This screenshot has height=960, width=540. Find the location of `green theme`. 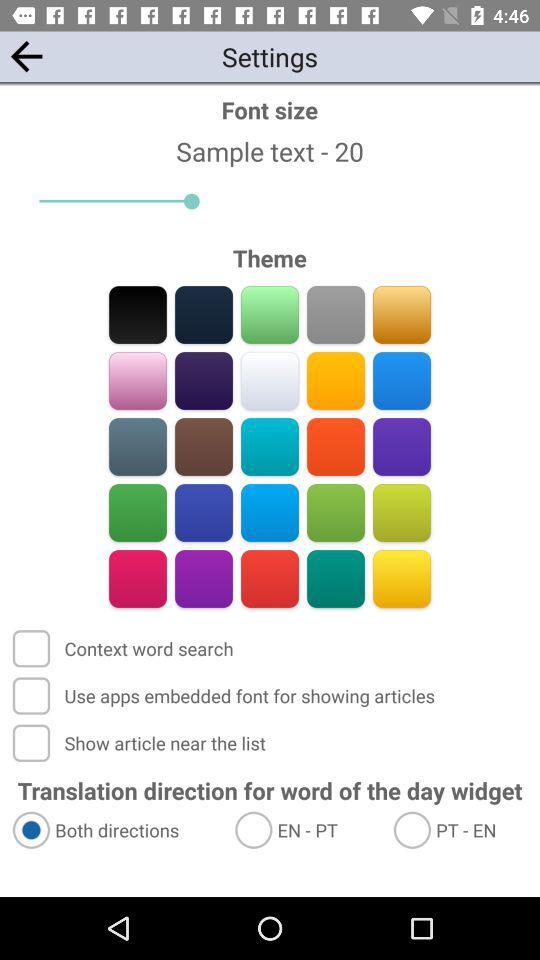

green theme is located at coordinates (335, 512).